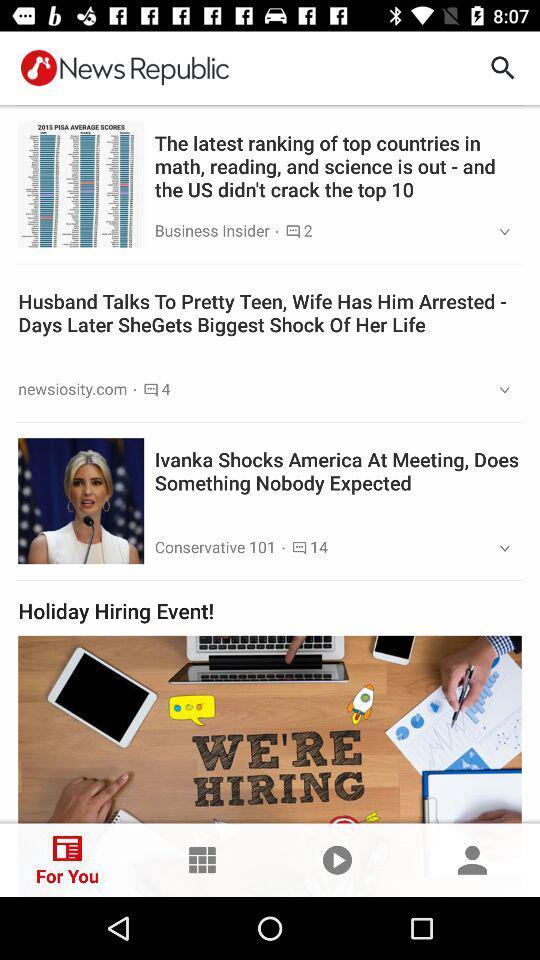 Image resolution: width=540 pixels, height=960 pixels. I want to click on the button shown right to 14, so click(497, 549).